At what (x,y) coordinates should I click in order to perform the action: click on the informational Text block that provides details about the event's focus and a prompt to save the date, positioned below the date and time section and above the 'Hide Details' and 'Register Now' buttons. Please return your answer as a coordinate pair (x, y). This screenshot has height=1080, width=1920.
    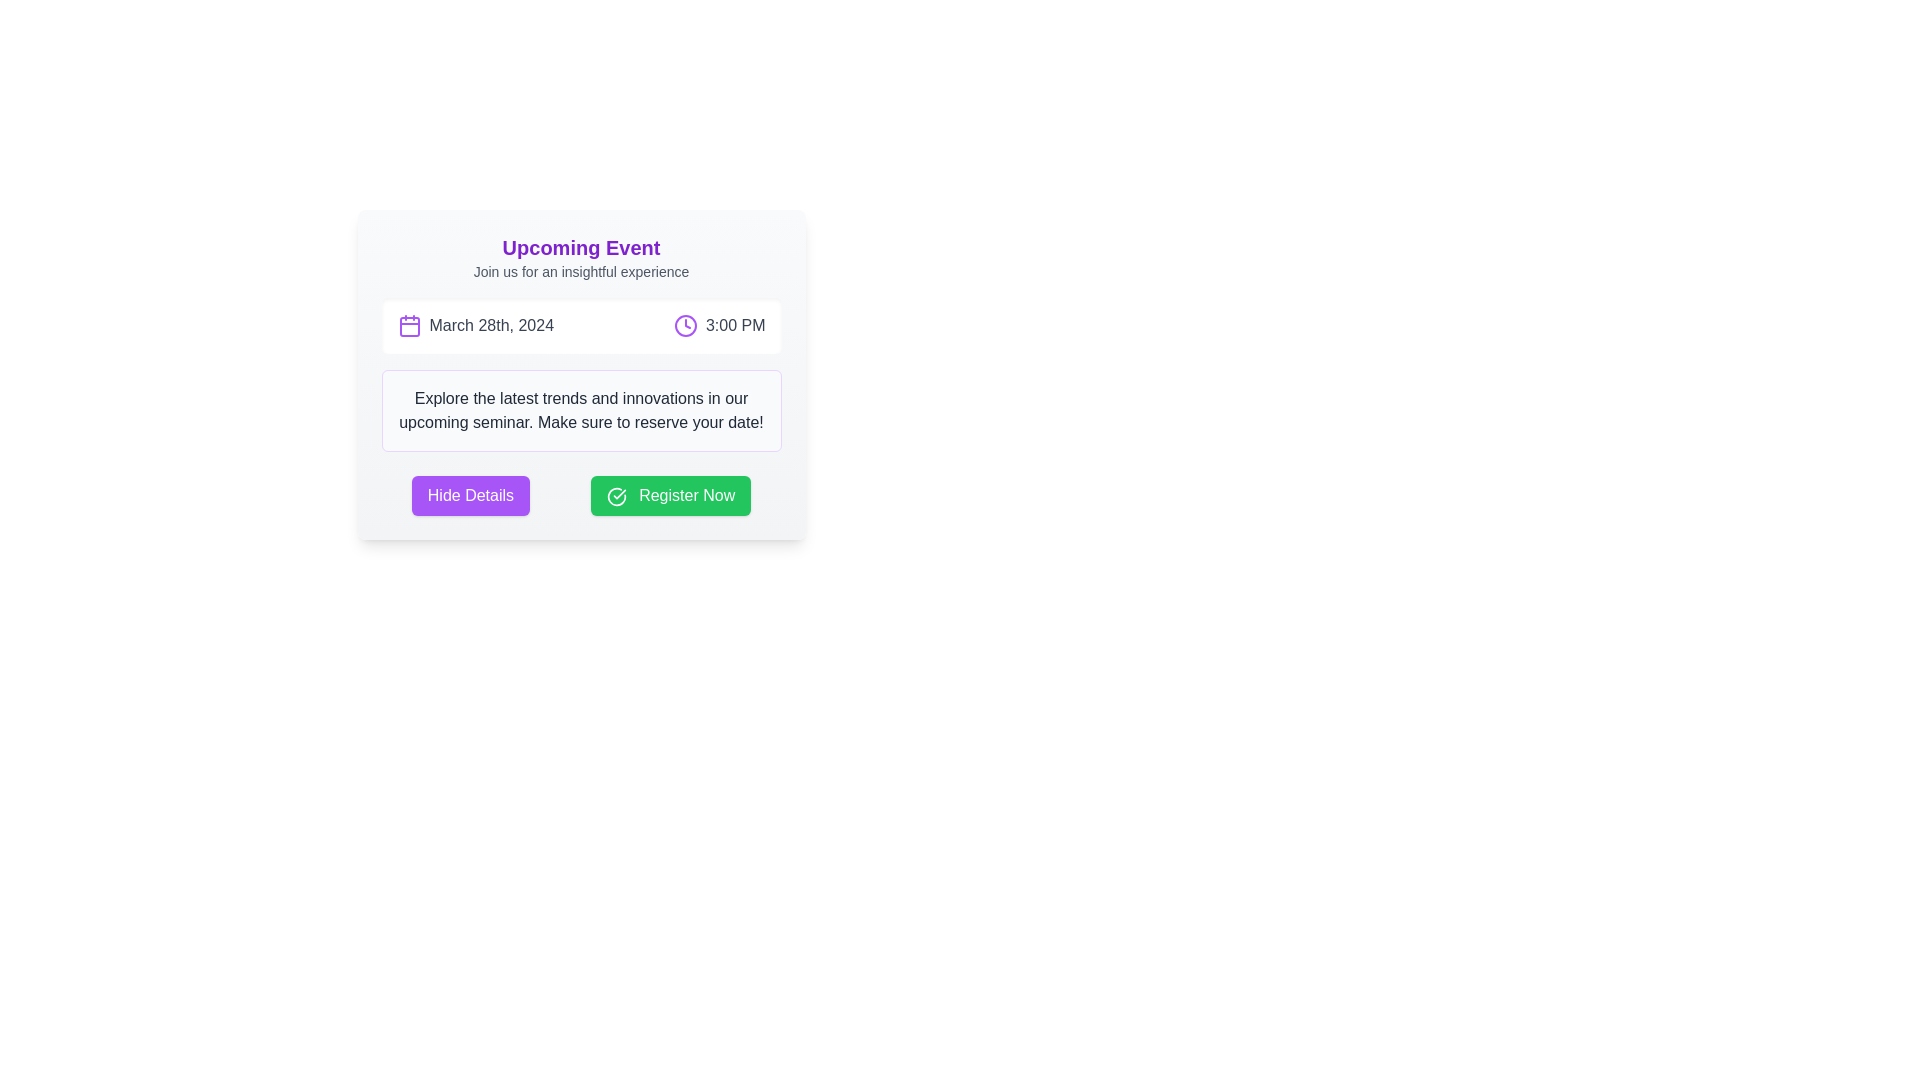
    Looking at the image, I should click on (580, 410).